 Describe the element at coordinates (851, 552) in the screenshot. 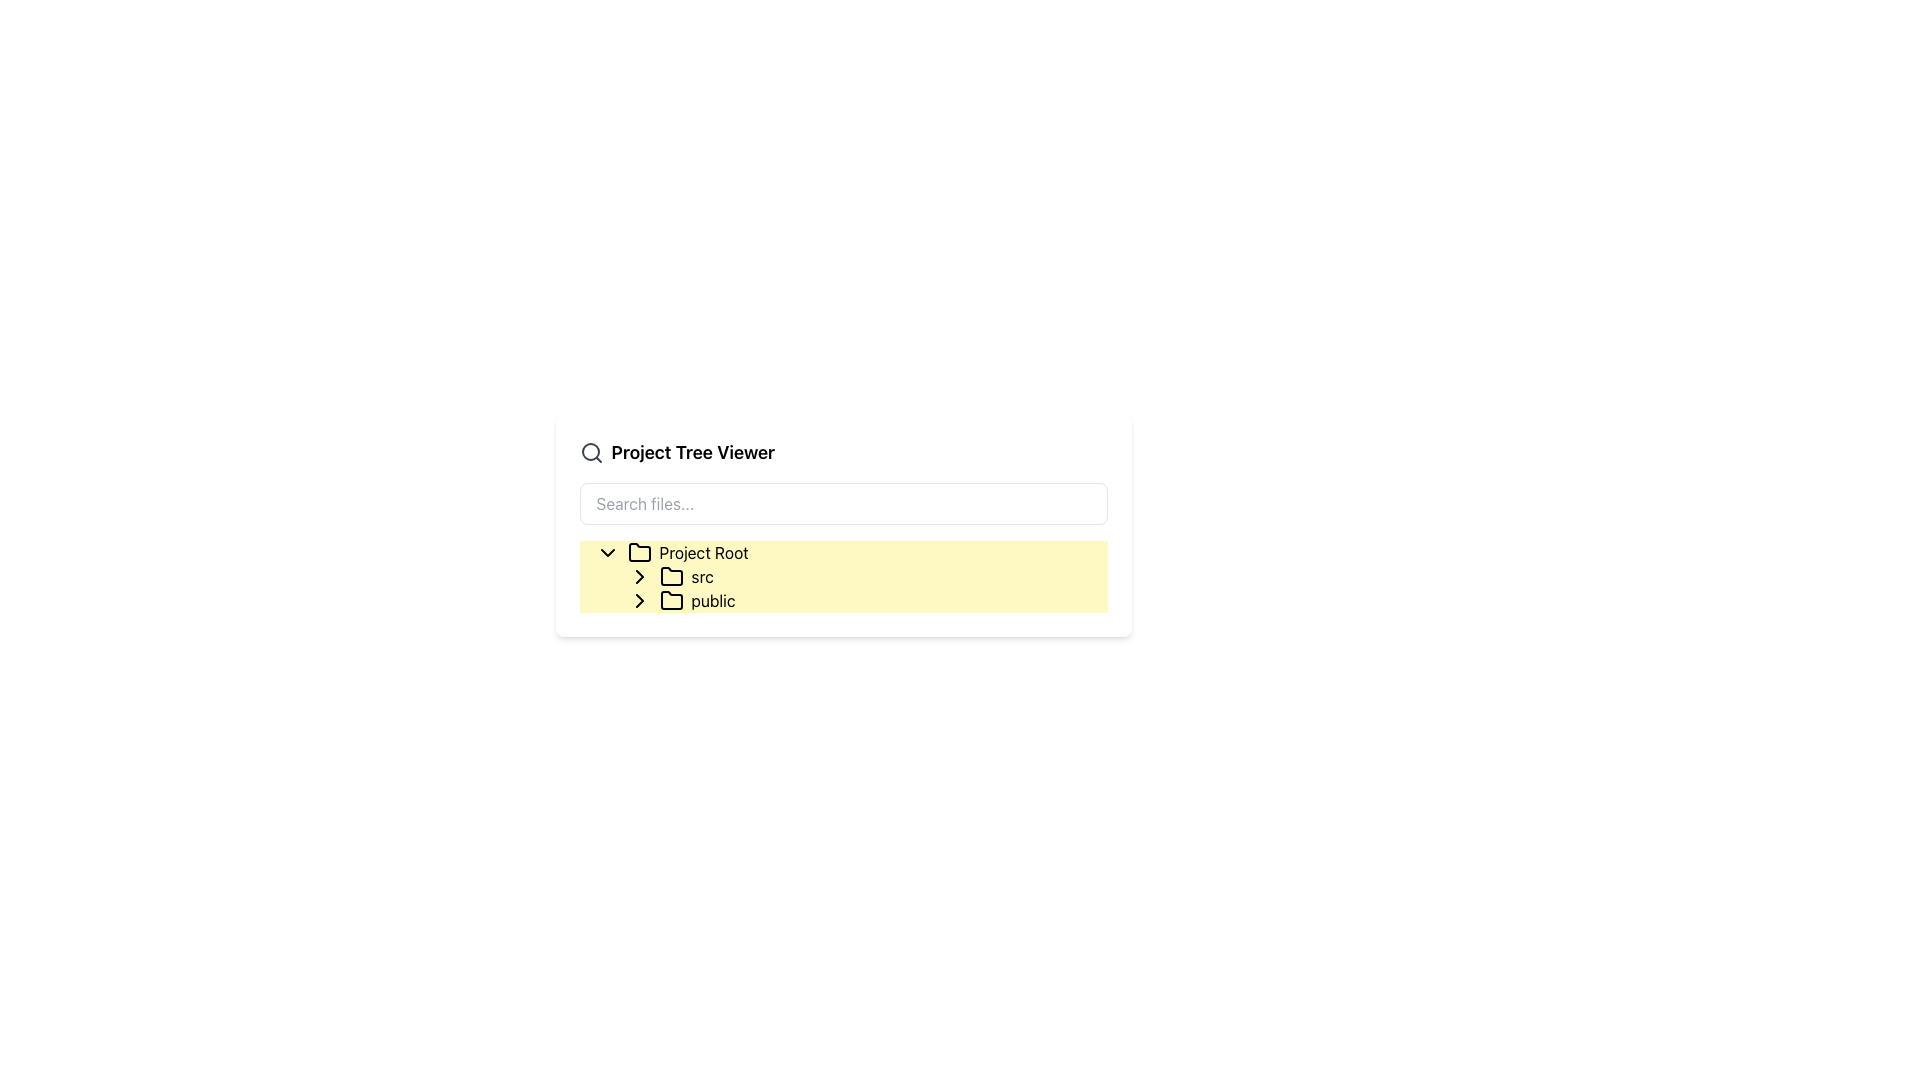

I see `the root folder in the tree viewer` at that location.